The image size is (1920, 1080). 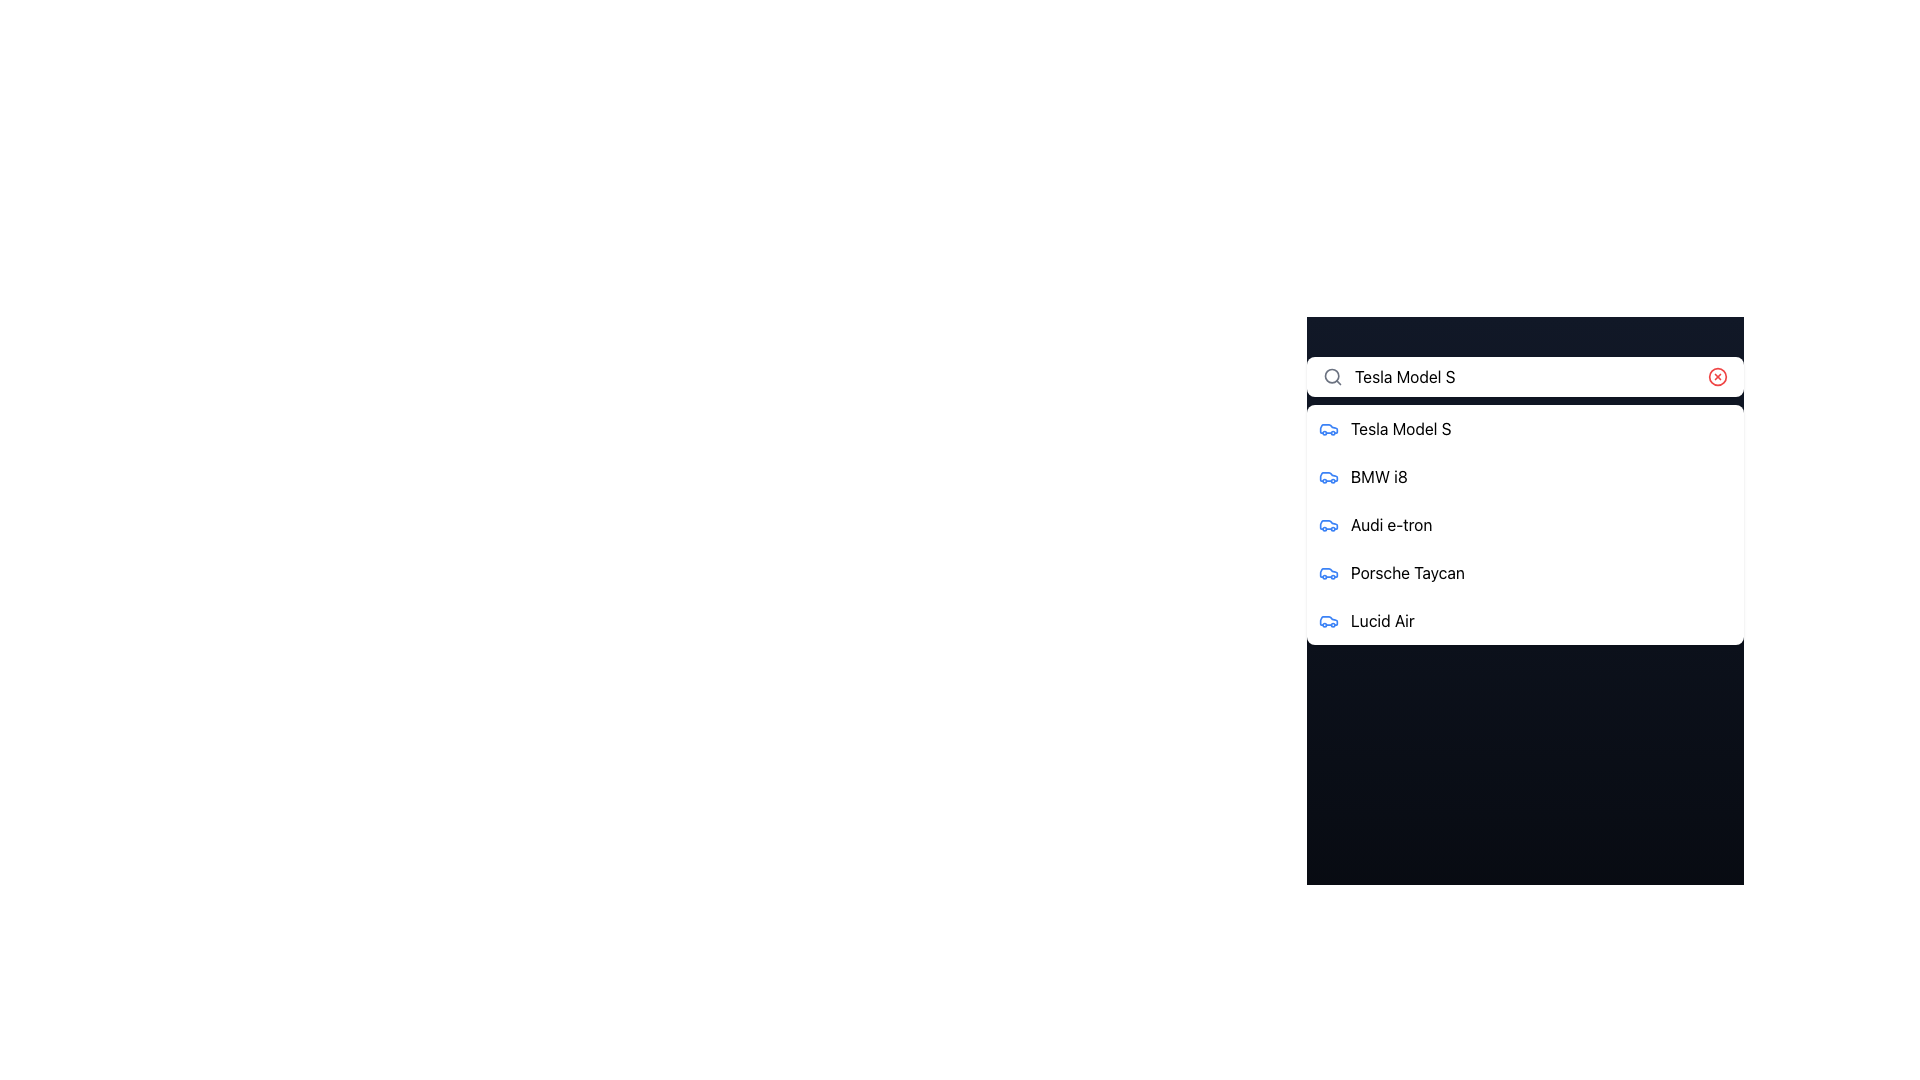 What do you see at coordinates (1332, 376) in the screenshot?
I see `the decorative circle element representing the lens of the magnifying glass icon located at the start of the search field` at bounding box center [1332, 376].